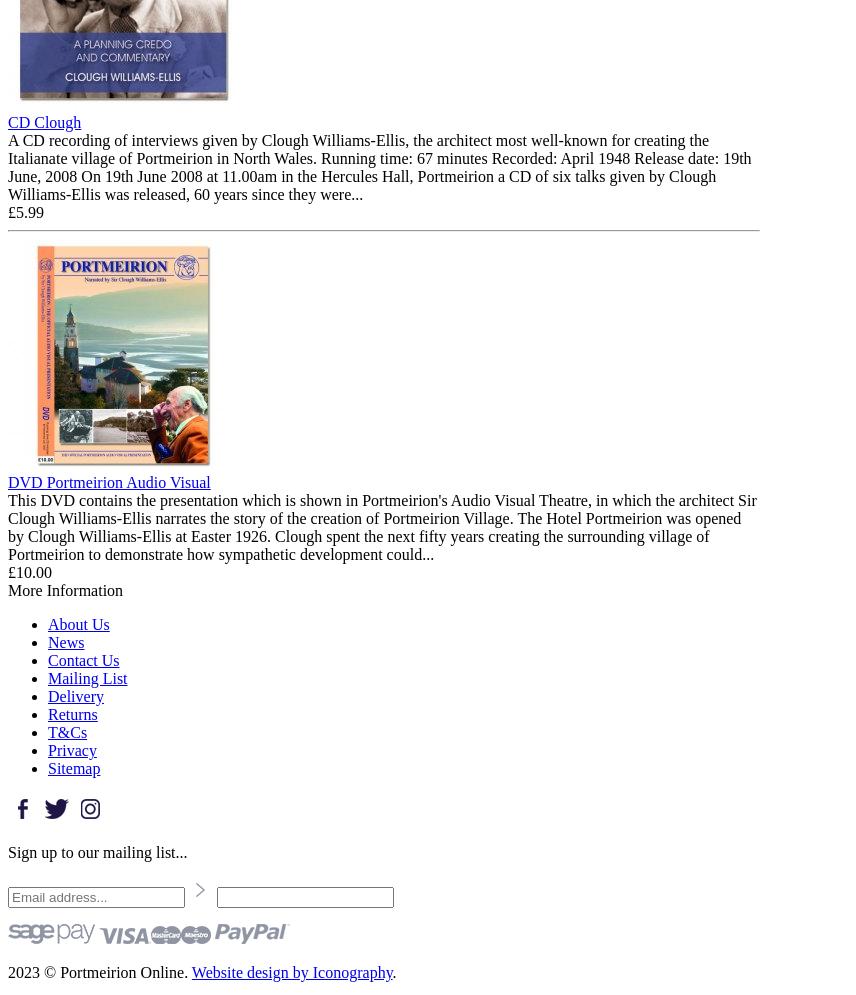  I want to click on 'Returns', so click(72, 713).